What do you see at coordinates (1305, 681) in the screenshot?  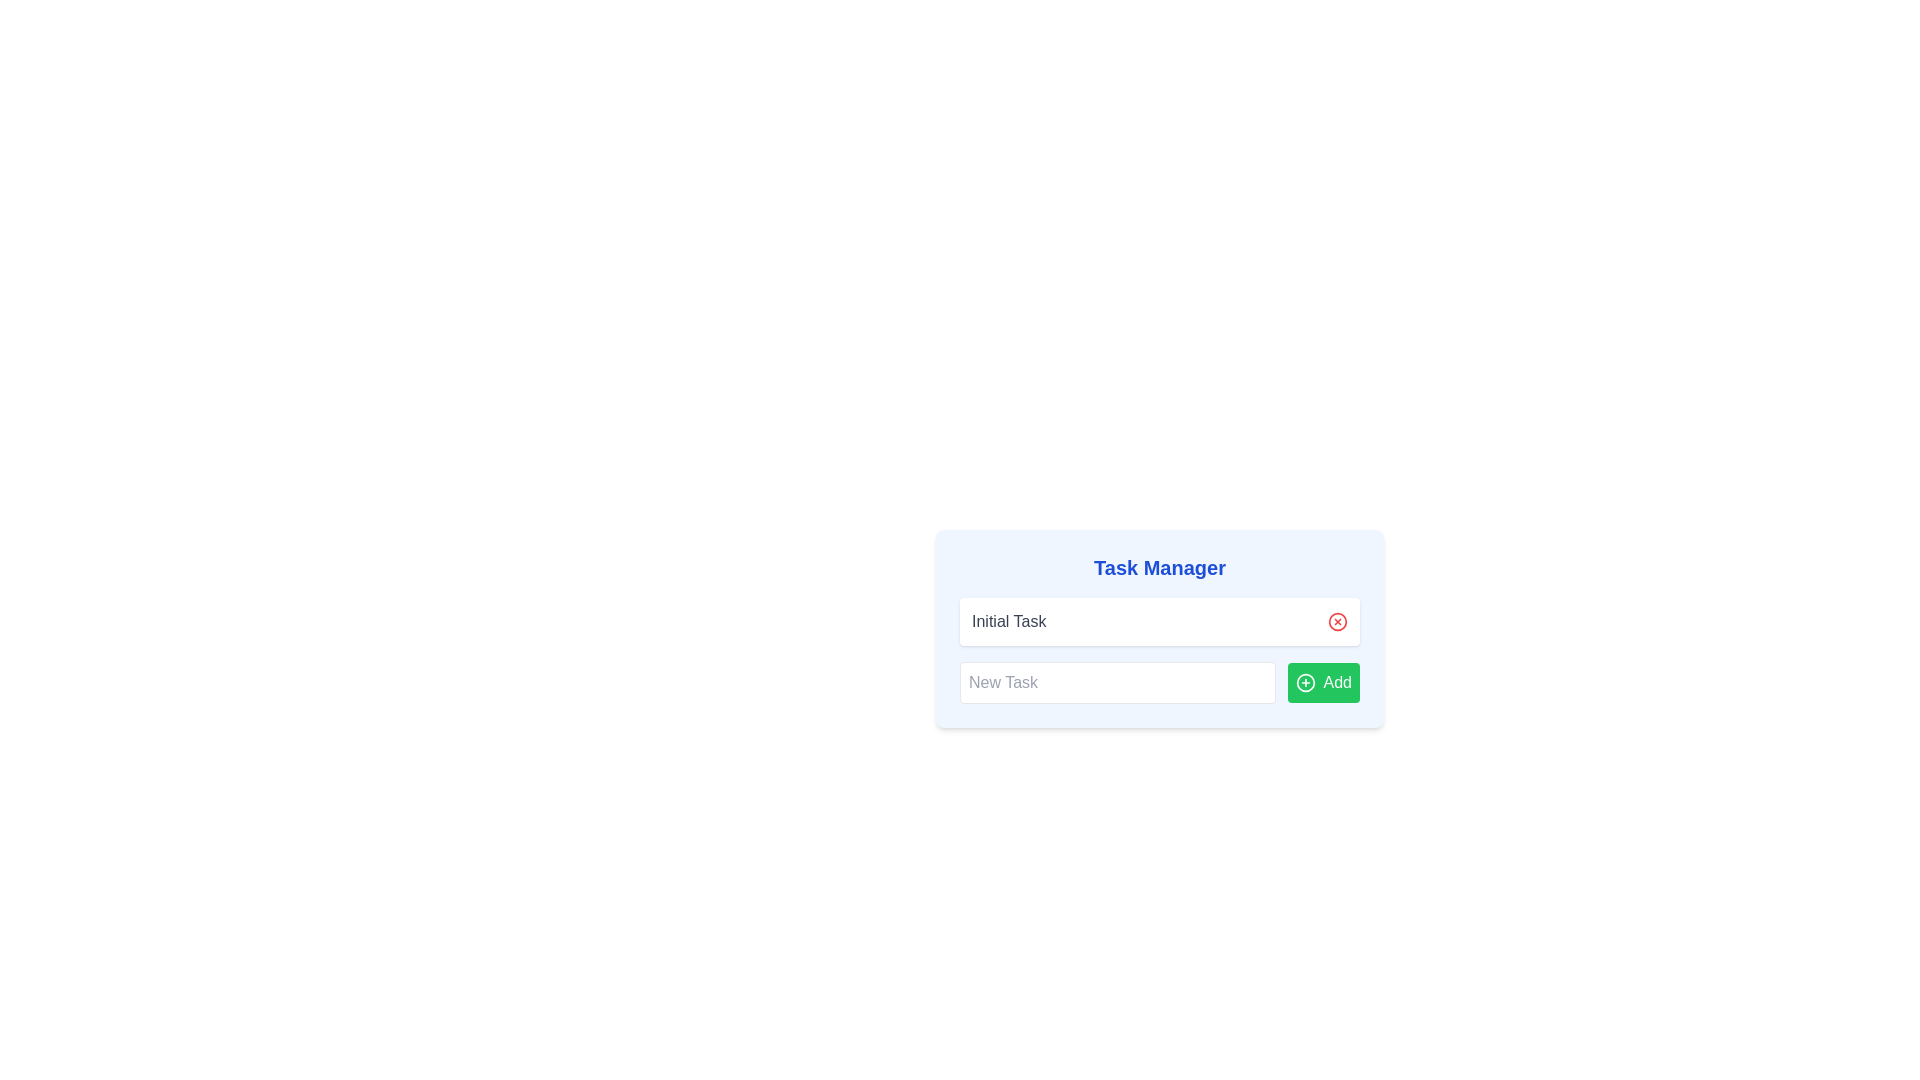 I see `the circular plus icon, which is styled with a green foreground color and located on the left side of the 'Add' button near the text 'Add'` at bounding box center [1305, 681].